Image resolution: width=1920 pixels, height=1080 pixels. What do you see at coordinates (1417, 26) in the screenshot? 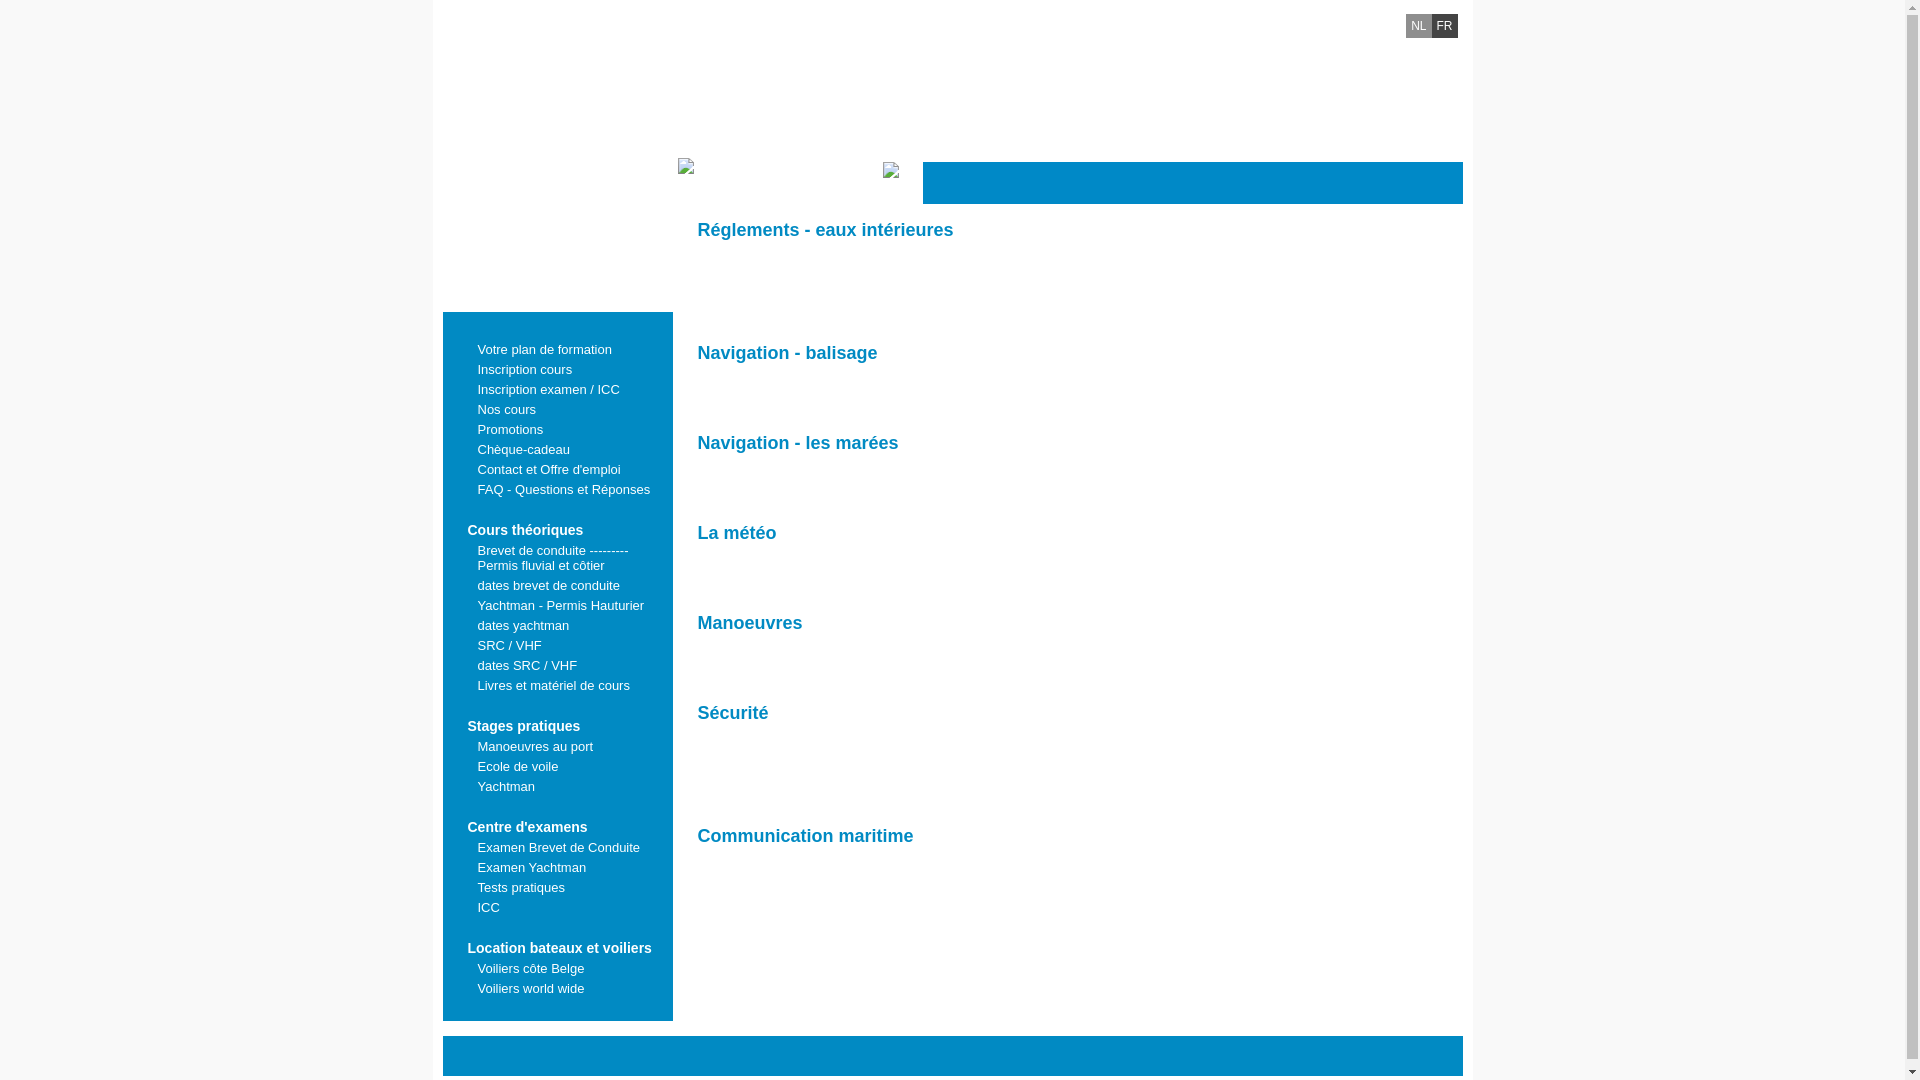
I see `'NL'` at bounding box center [1417, 26].